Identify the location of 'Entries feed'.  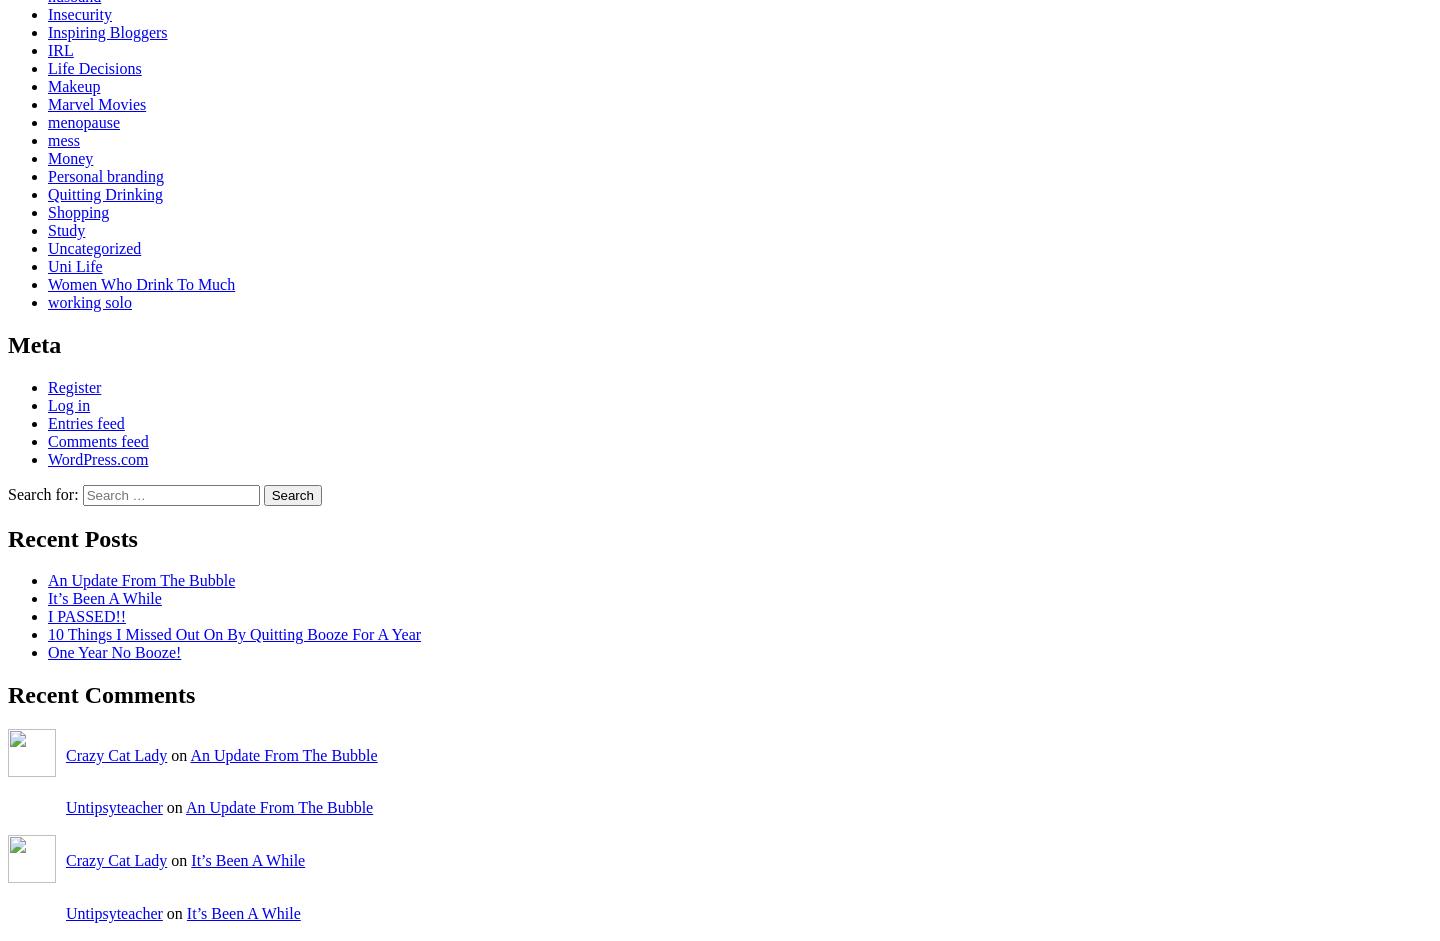
(85, 421).